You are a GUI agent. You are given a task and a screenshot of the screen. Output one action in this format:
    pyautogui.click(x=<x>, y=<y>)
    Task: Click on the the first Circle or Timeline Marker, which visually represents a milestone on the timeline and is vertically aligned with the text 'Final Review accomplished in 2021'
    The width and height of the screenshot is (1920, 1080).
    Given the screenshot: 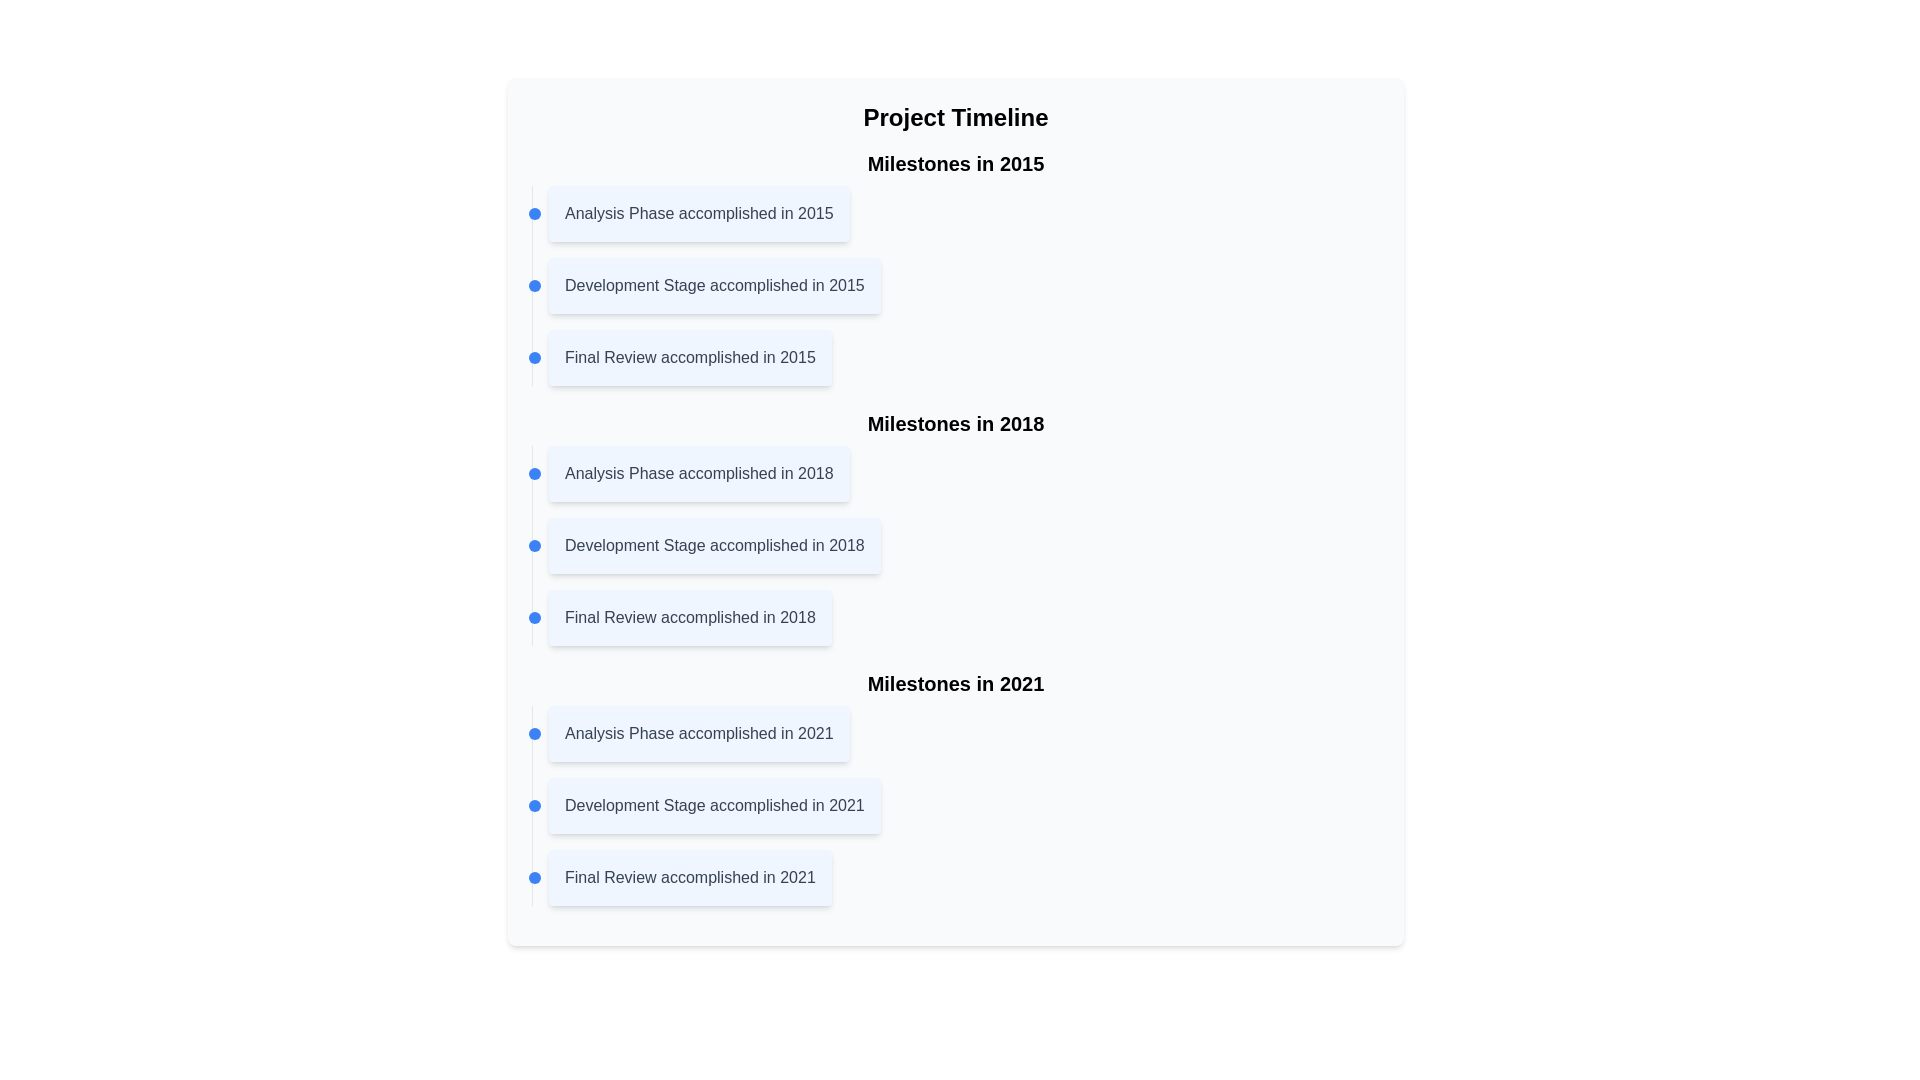 What is the action you would take?
    pyautogui.click(x=534, y=877)
    